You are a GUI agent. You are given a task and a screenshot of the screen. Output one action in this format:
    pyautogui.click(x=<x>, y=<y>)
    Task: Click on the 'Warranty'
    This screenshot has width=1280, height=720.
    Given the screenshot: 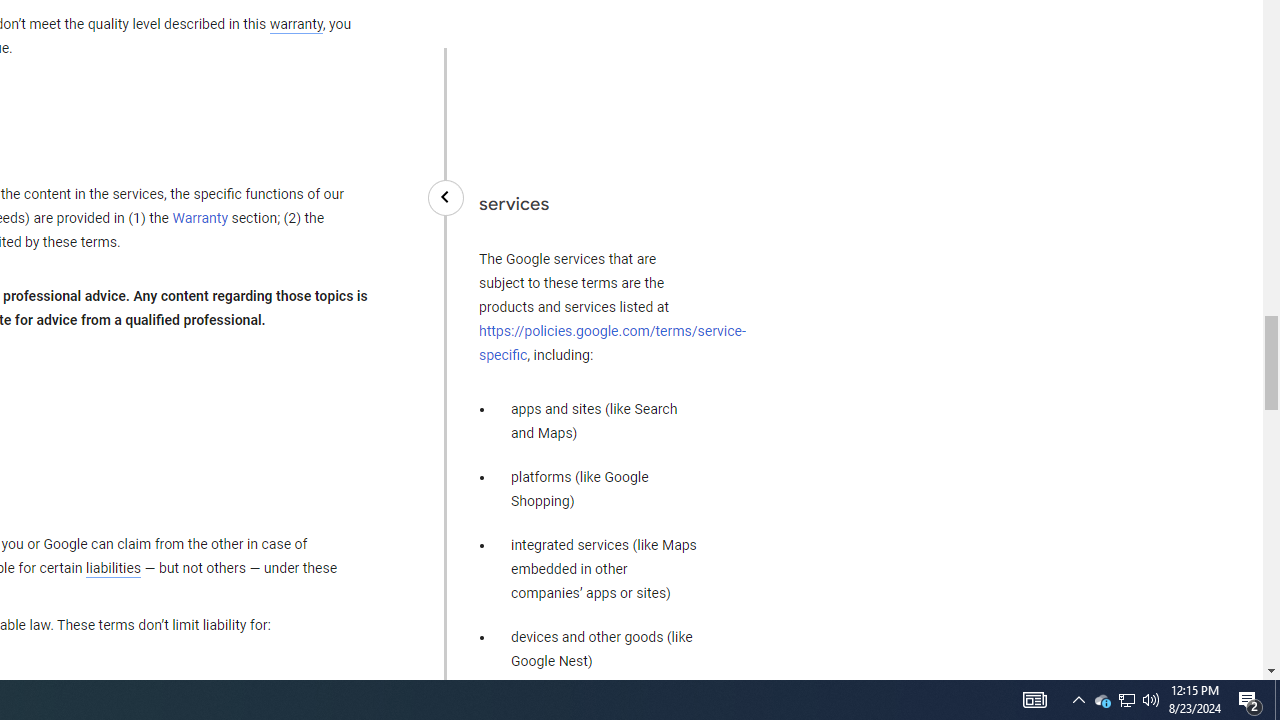 What is the action you would take?
    pyautogui.click(x=200, y=219)
    